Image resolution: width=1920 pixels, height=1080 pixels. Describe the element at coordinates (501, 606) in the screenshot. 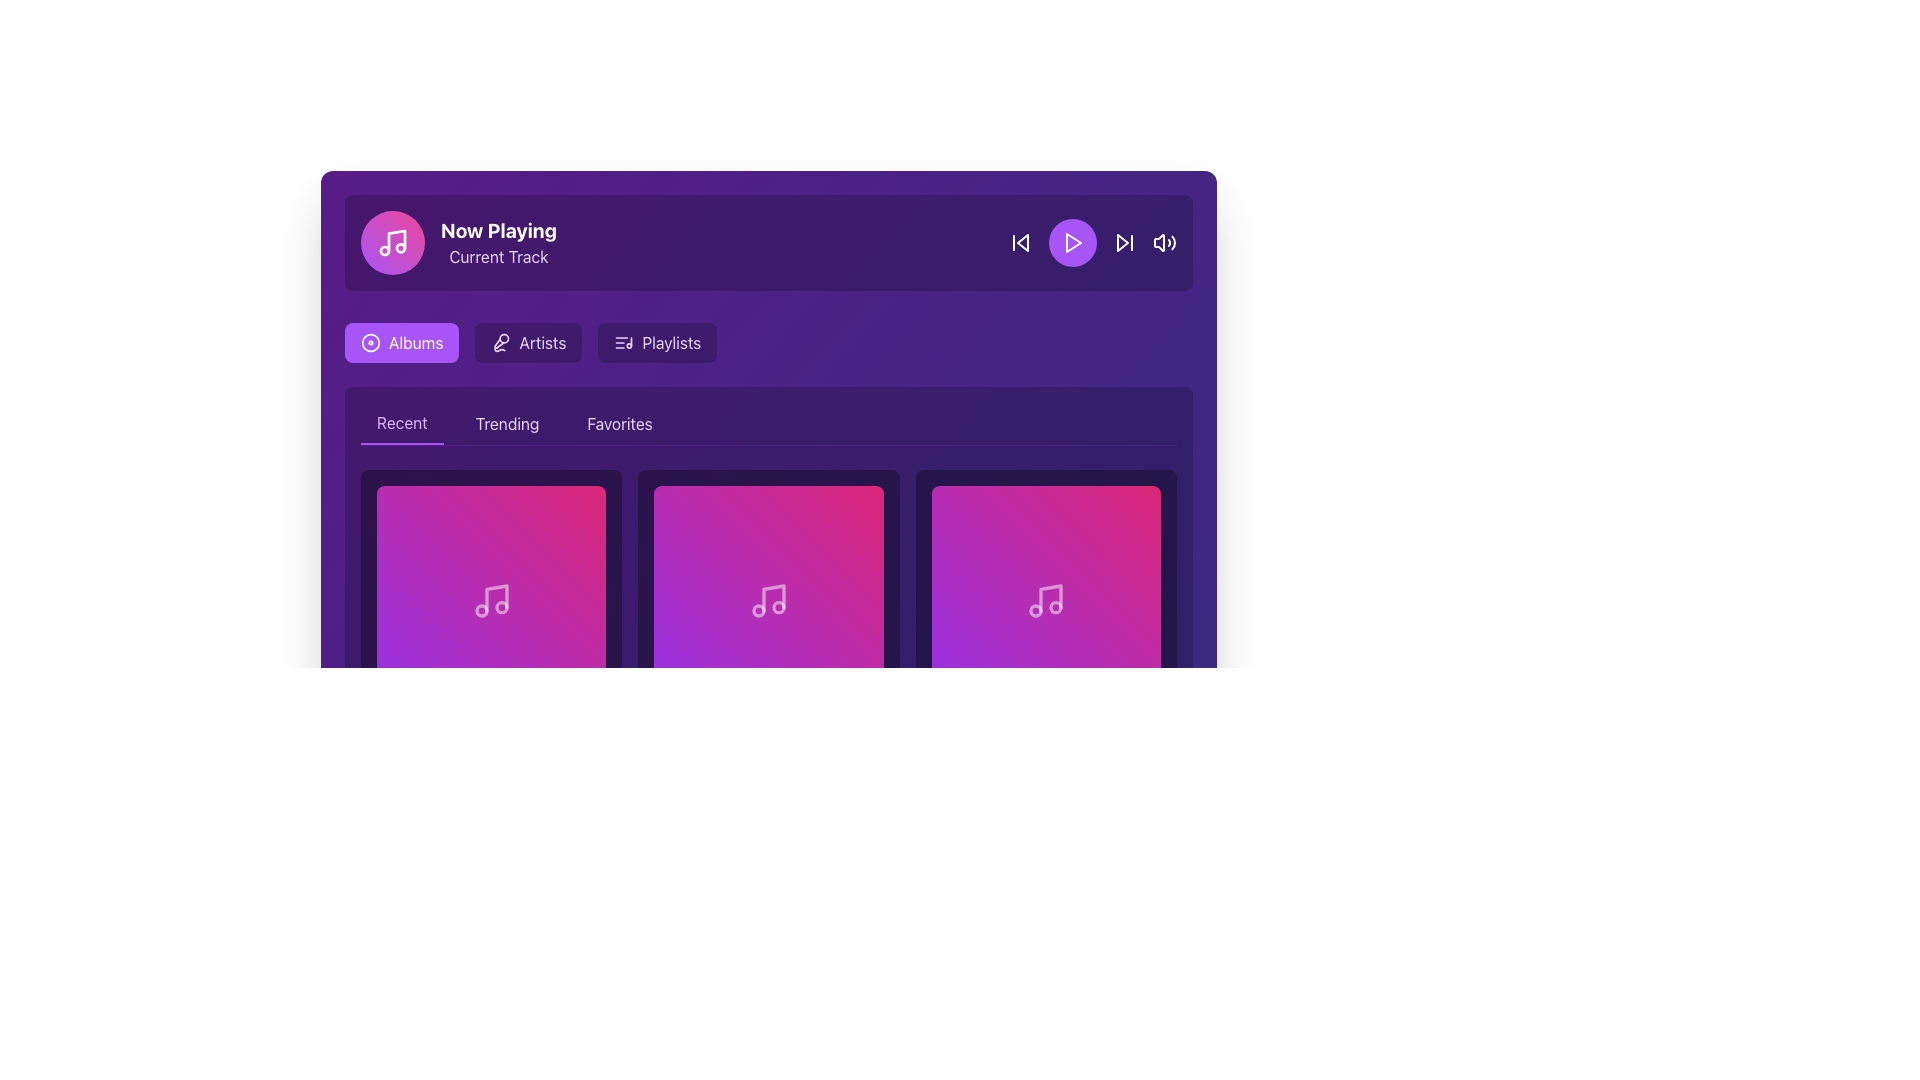

I see `the small circular graphical element located within the music-related icon, positioned to the right of another similar circular element` at that location.